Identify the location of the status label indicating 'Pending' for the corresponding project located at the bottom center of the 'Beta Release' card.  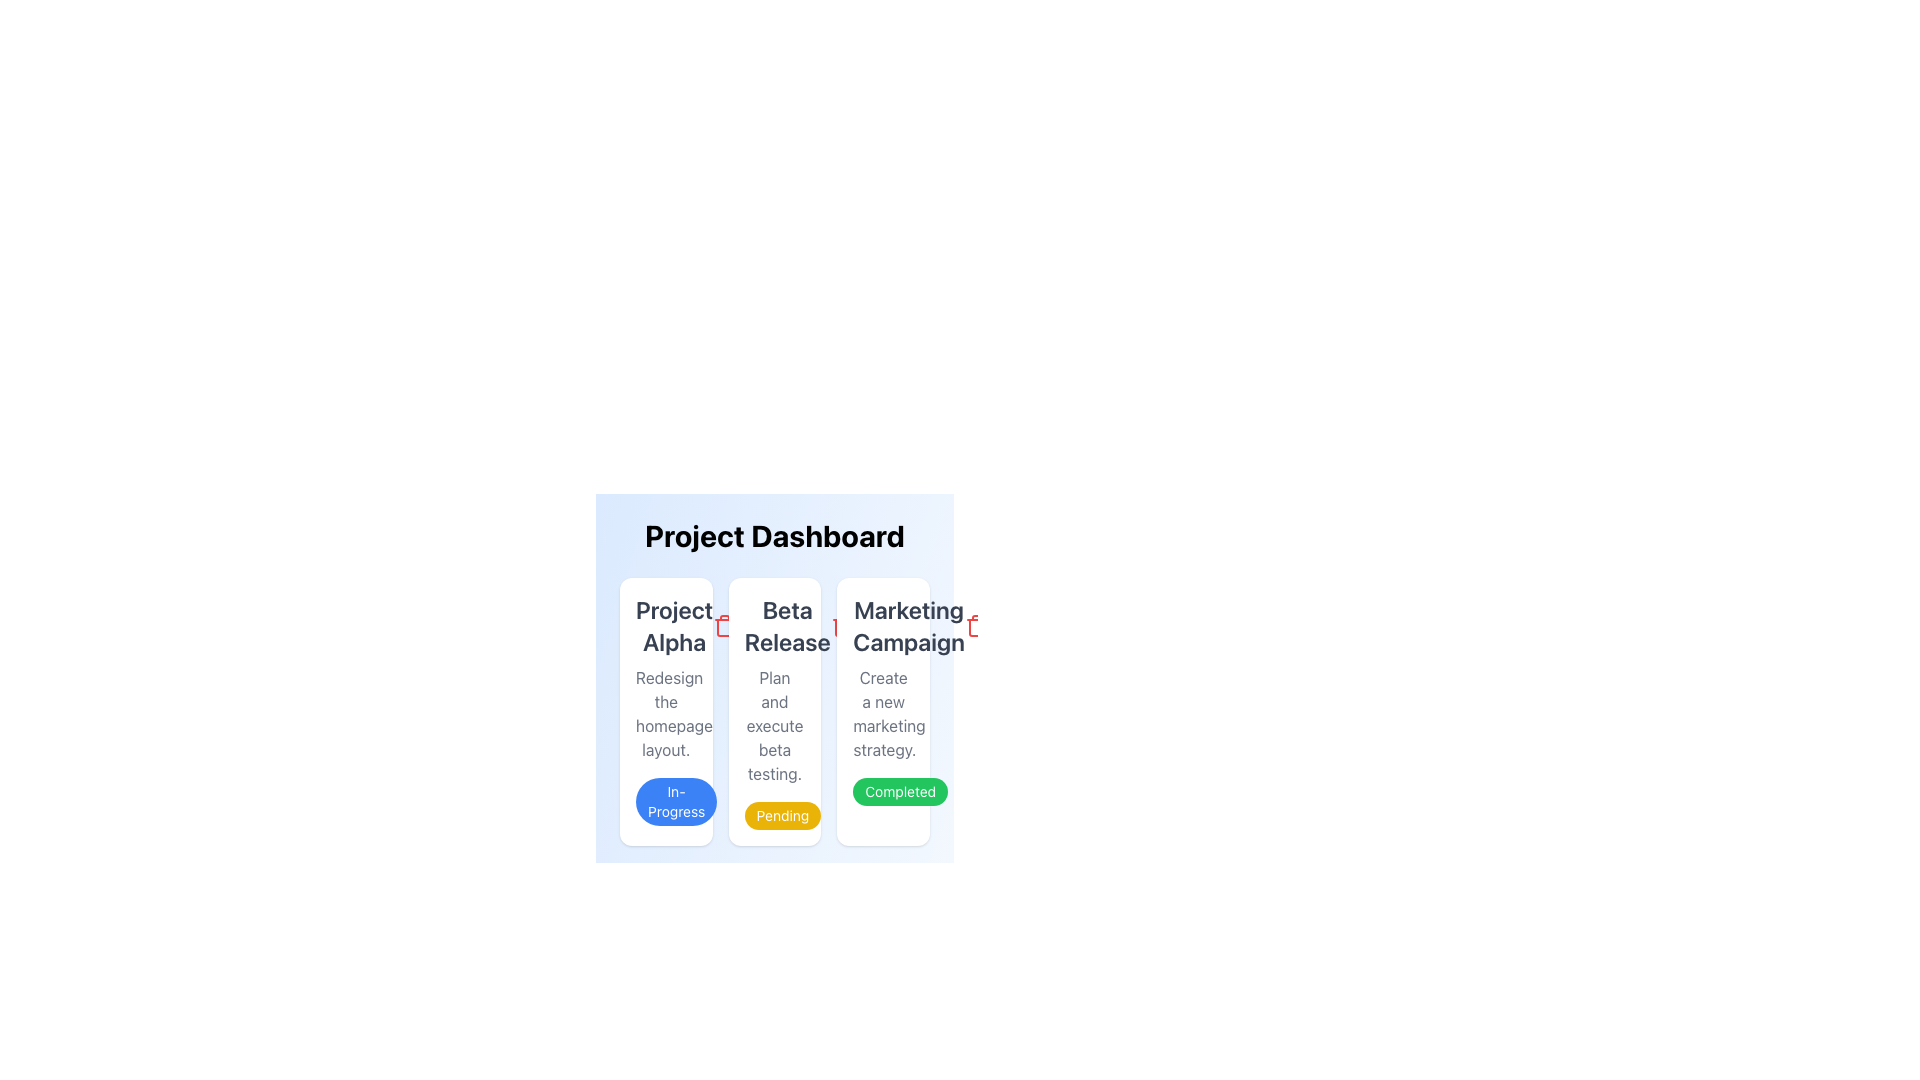
(781, 816).